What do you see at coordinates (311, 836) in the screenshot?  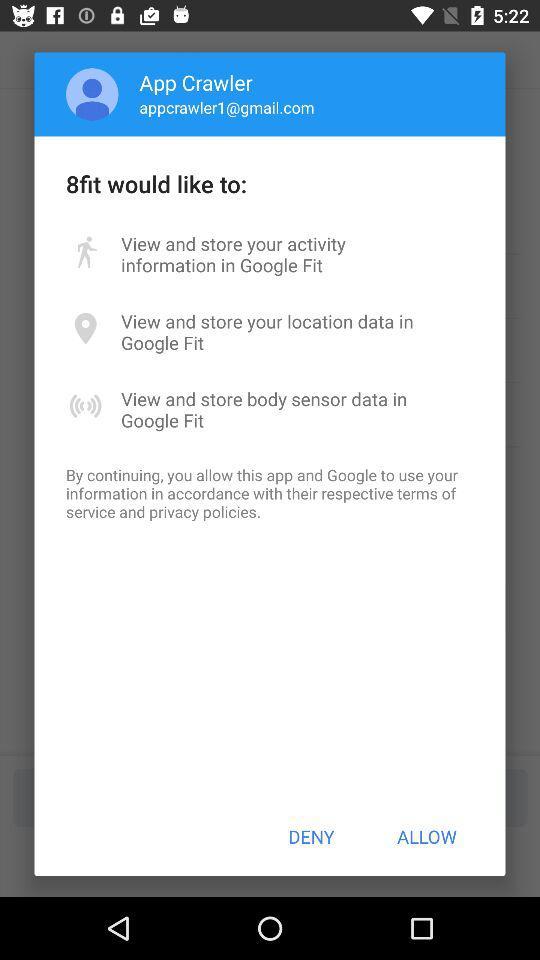 I see `the item to the left of the allow button` at bounding box center [311, 836].